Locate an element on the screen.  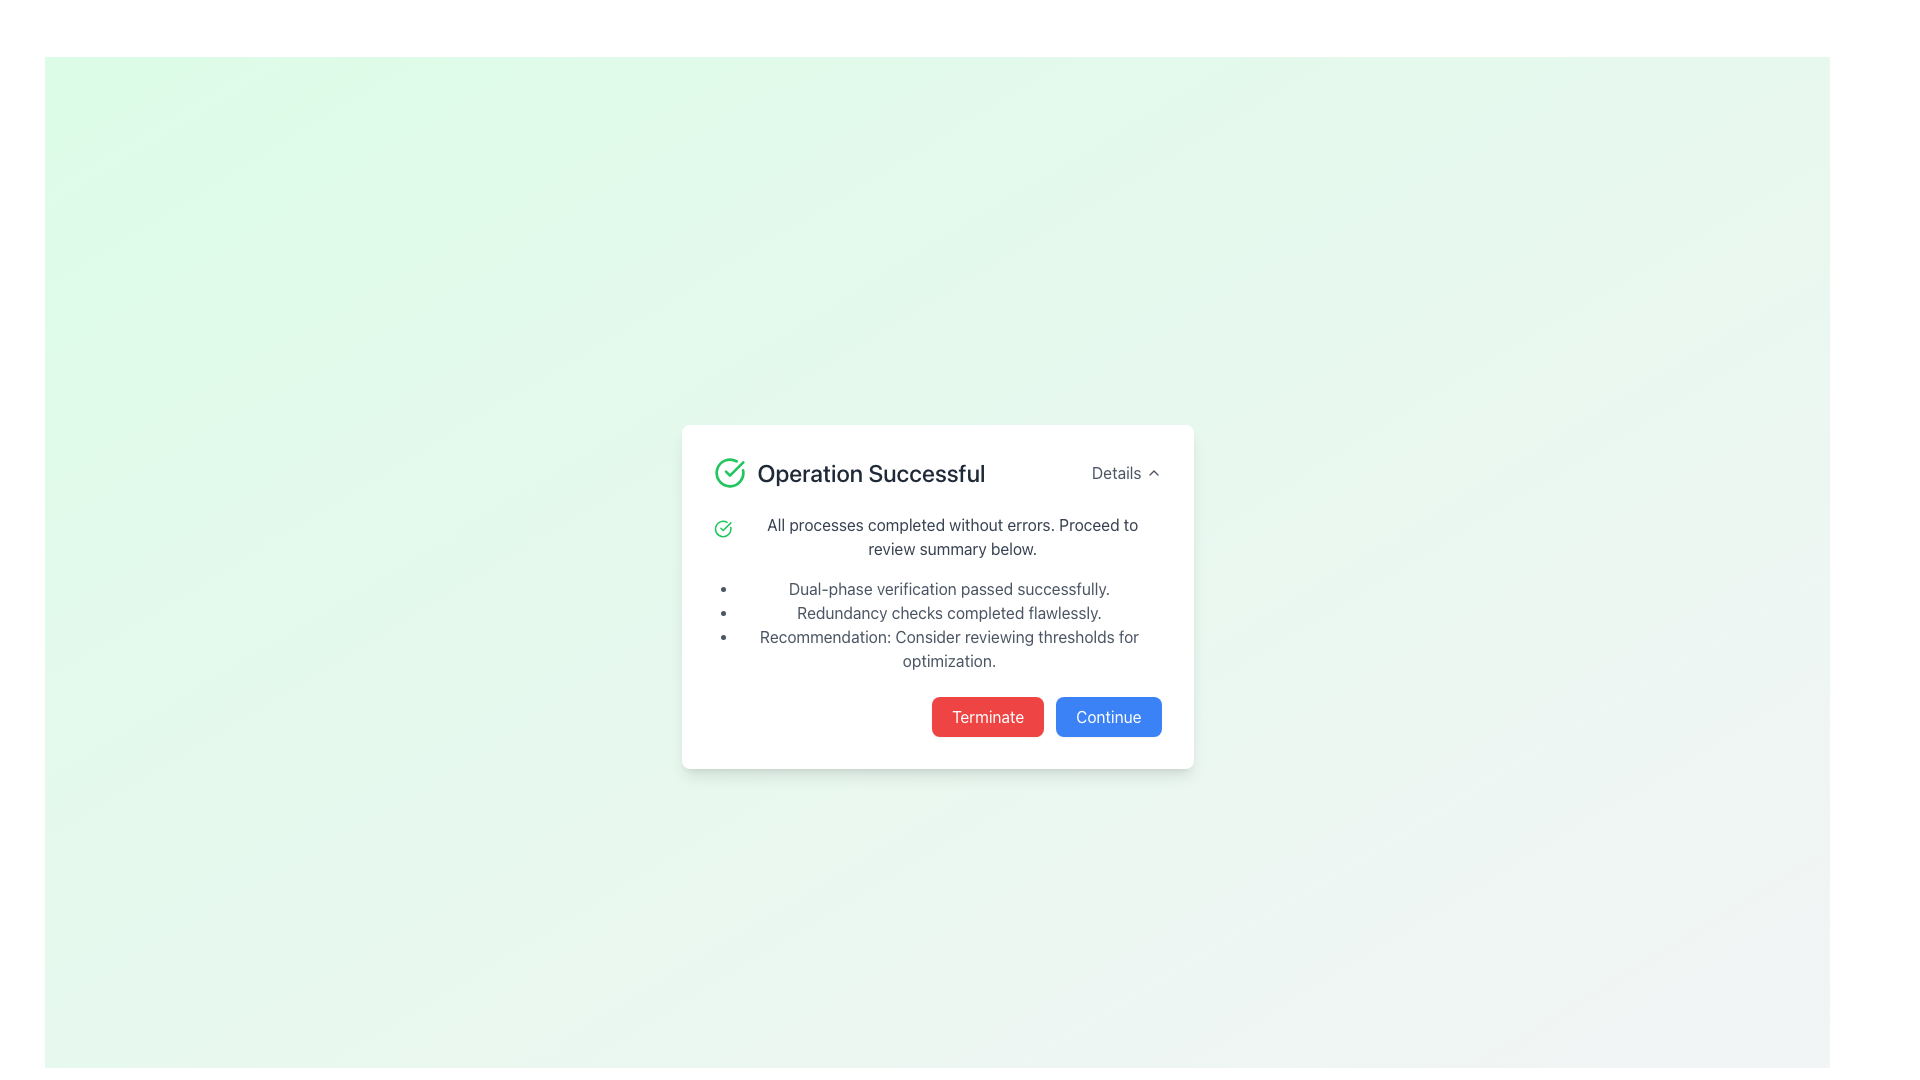
bulleted text in the confirmation dialog box located below the message 'All processes completed without errors. Proceed to review summary below.' is located at coordinates (948, 623).